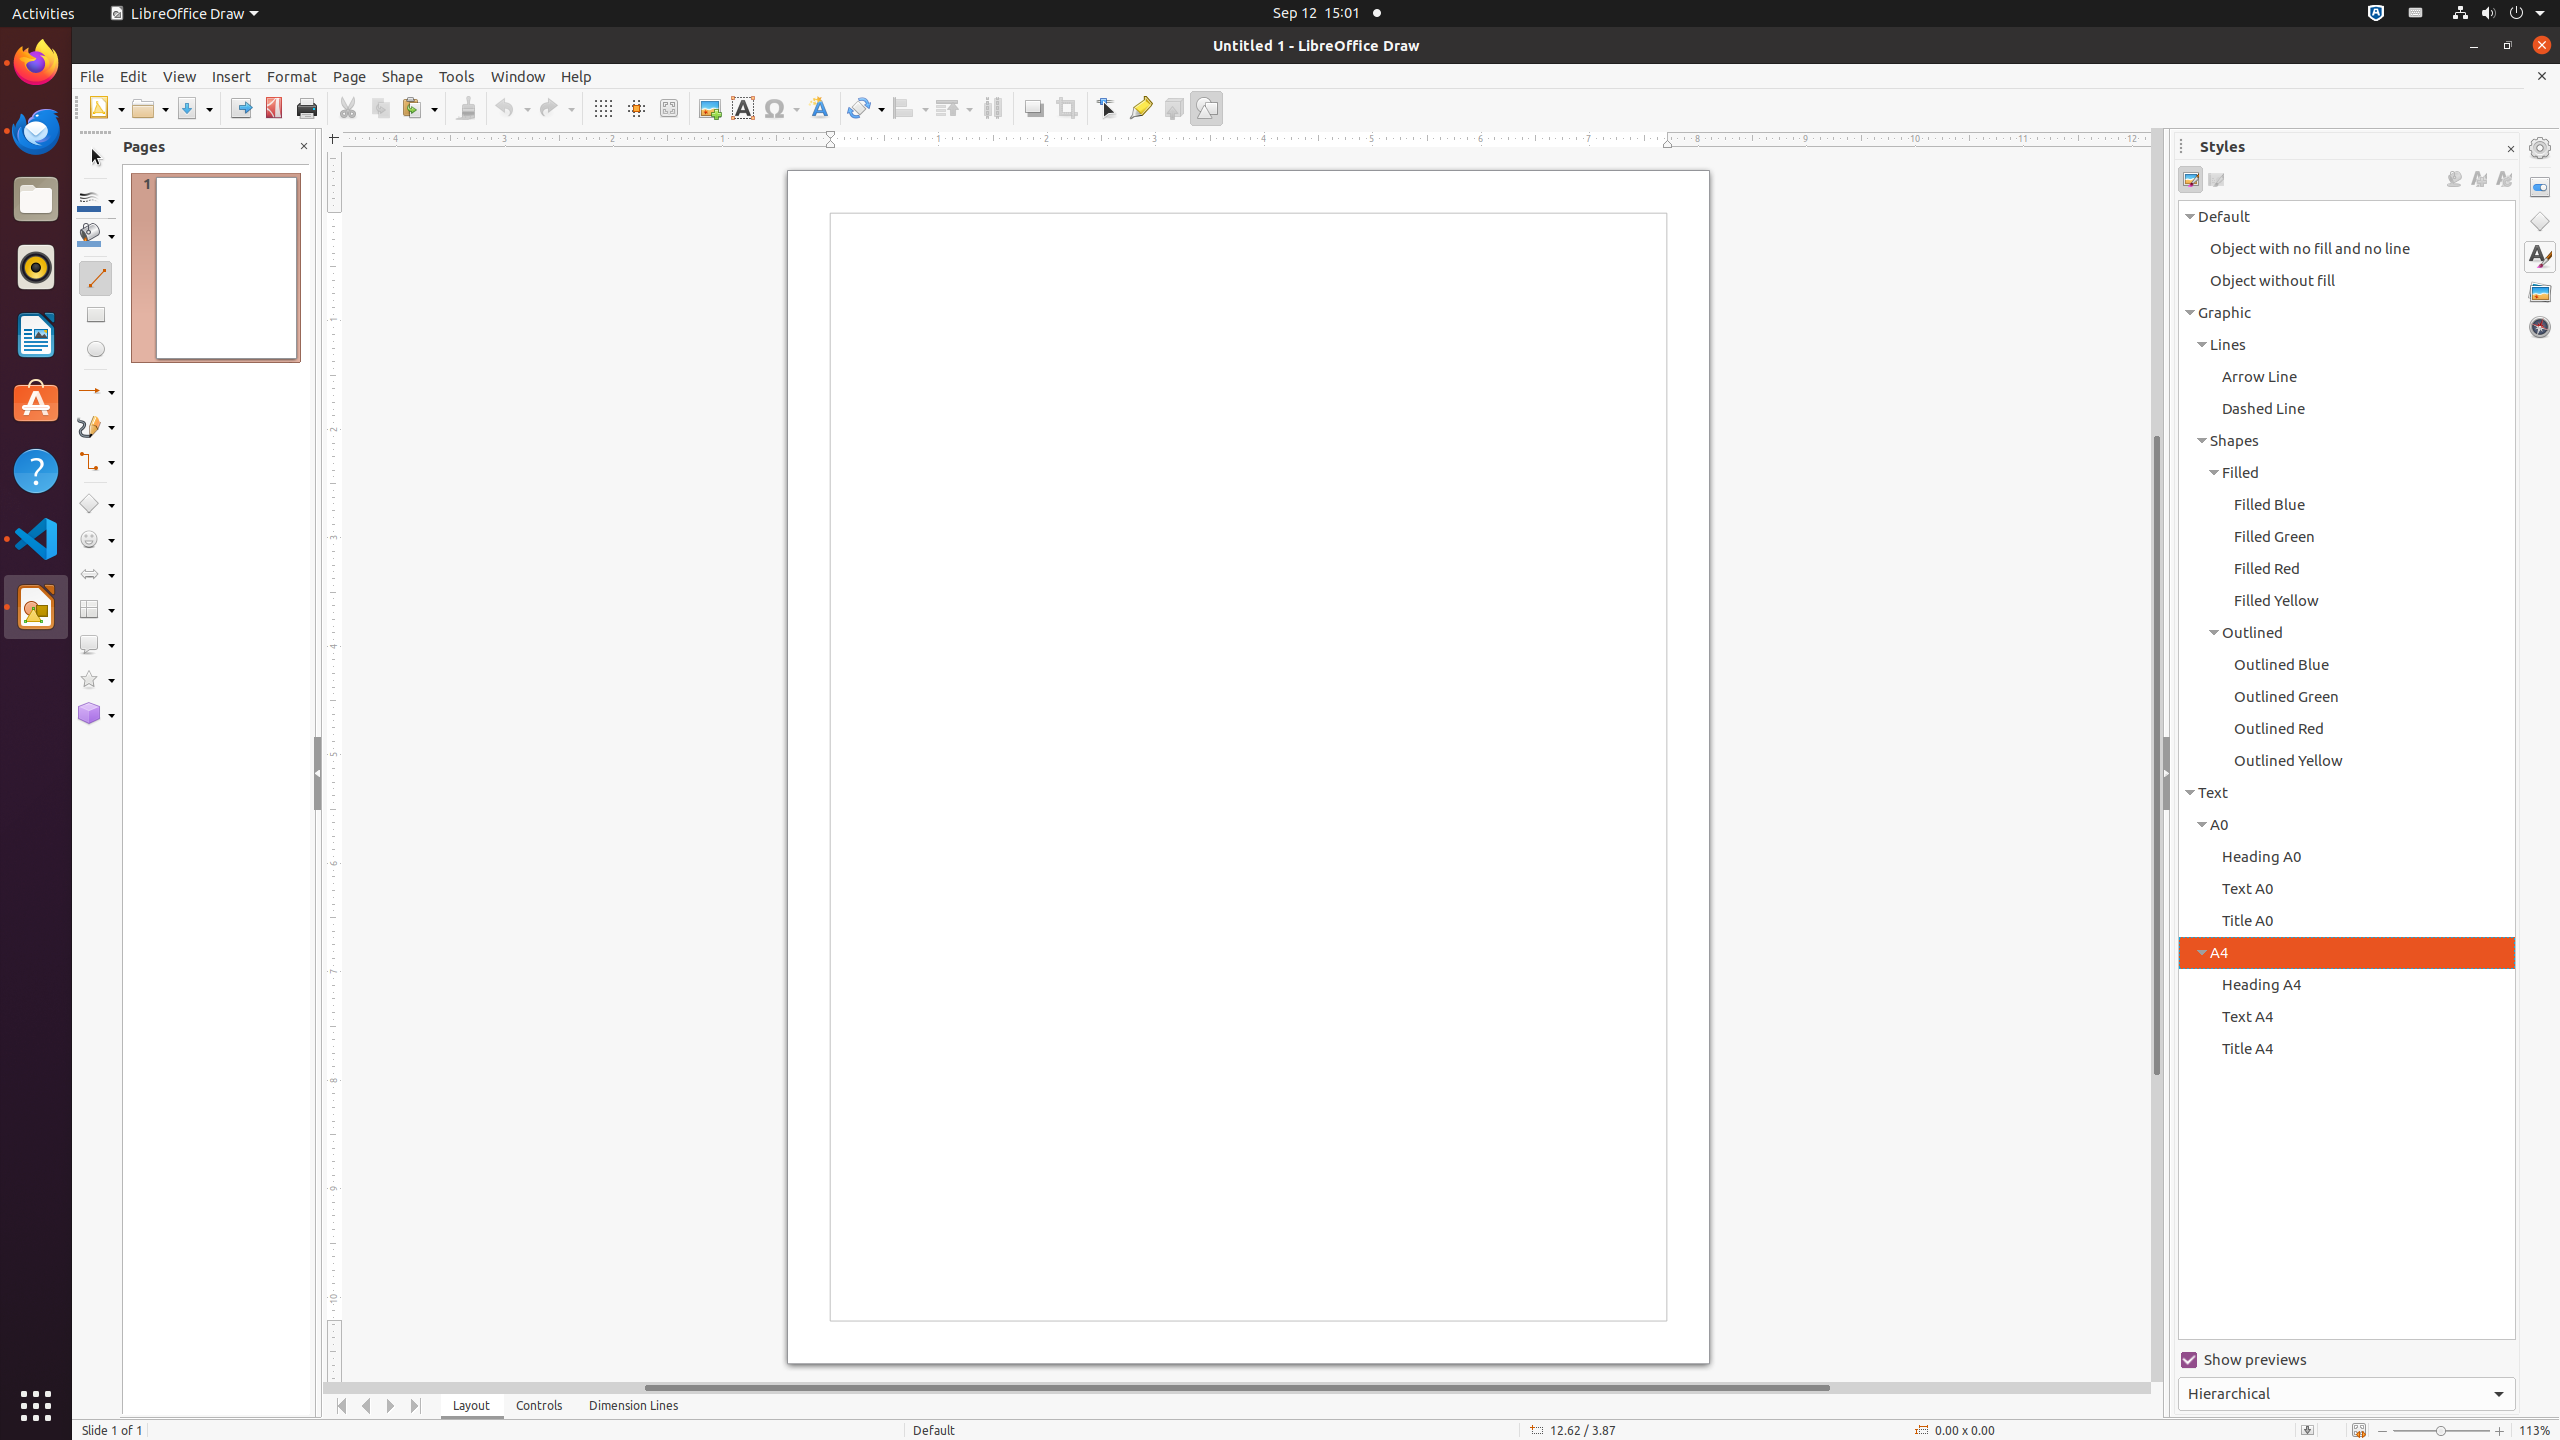 Image resolution: width=2560 pixels, height=1440 pixels. Describe the element at coordinates (179, 76) in the screenshot. I see `'View'` at that location.